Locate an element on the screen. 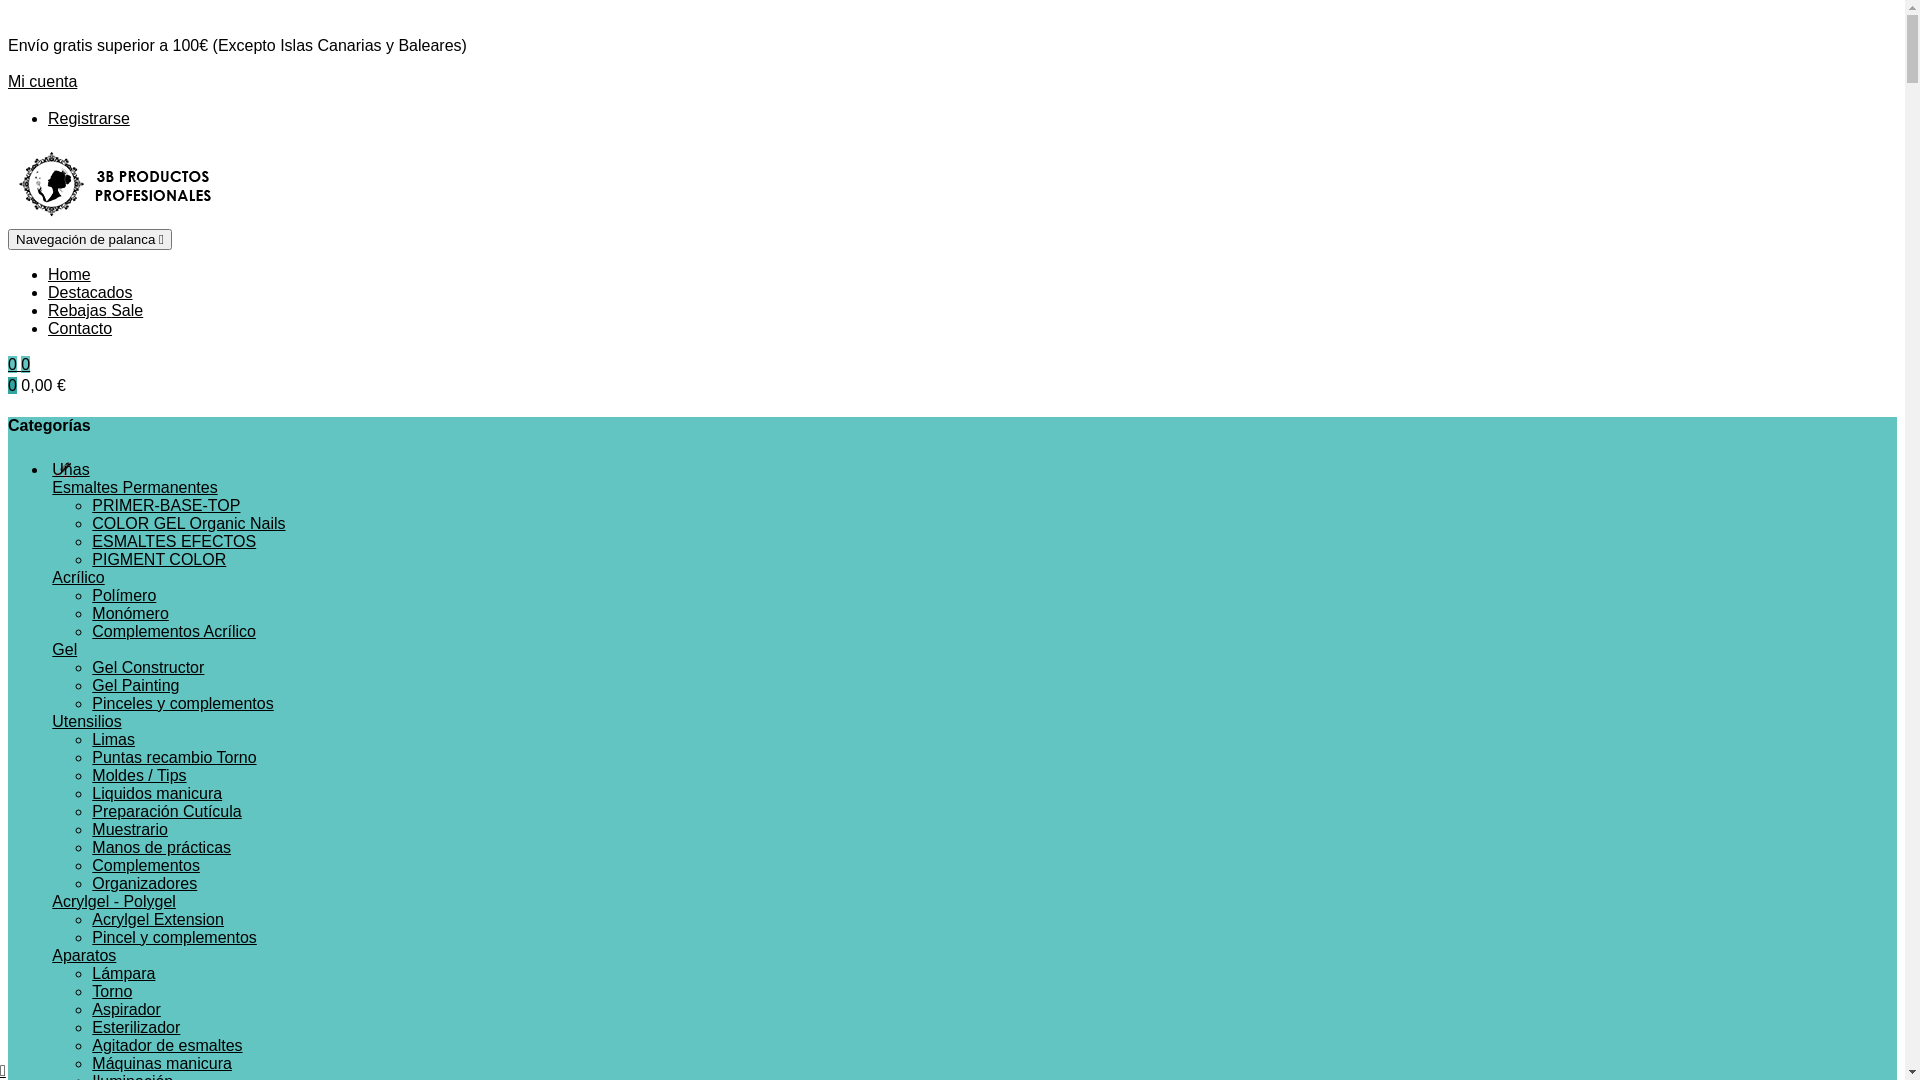 The width and height of the screenshot is (1920, 1080). '0' is located at coordinates (8, 364).